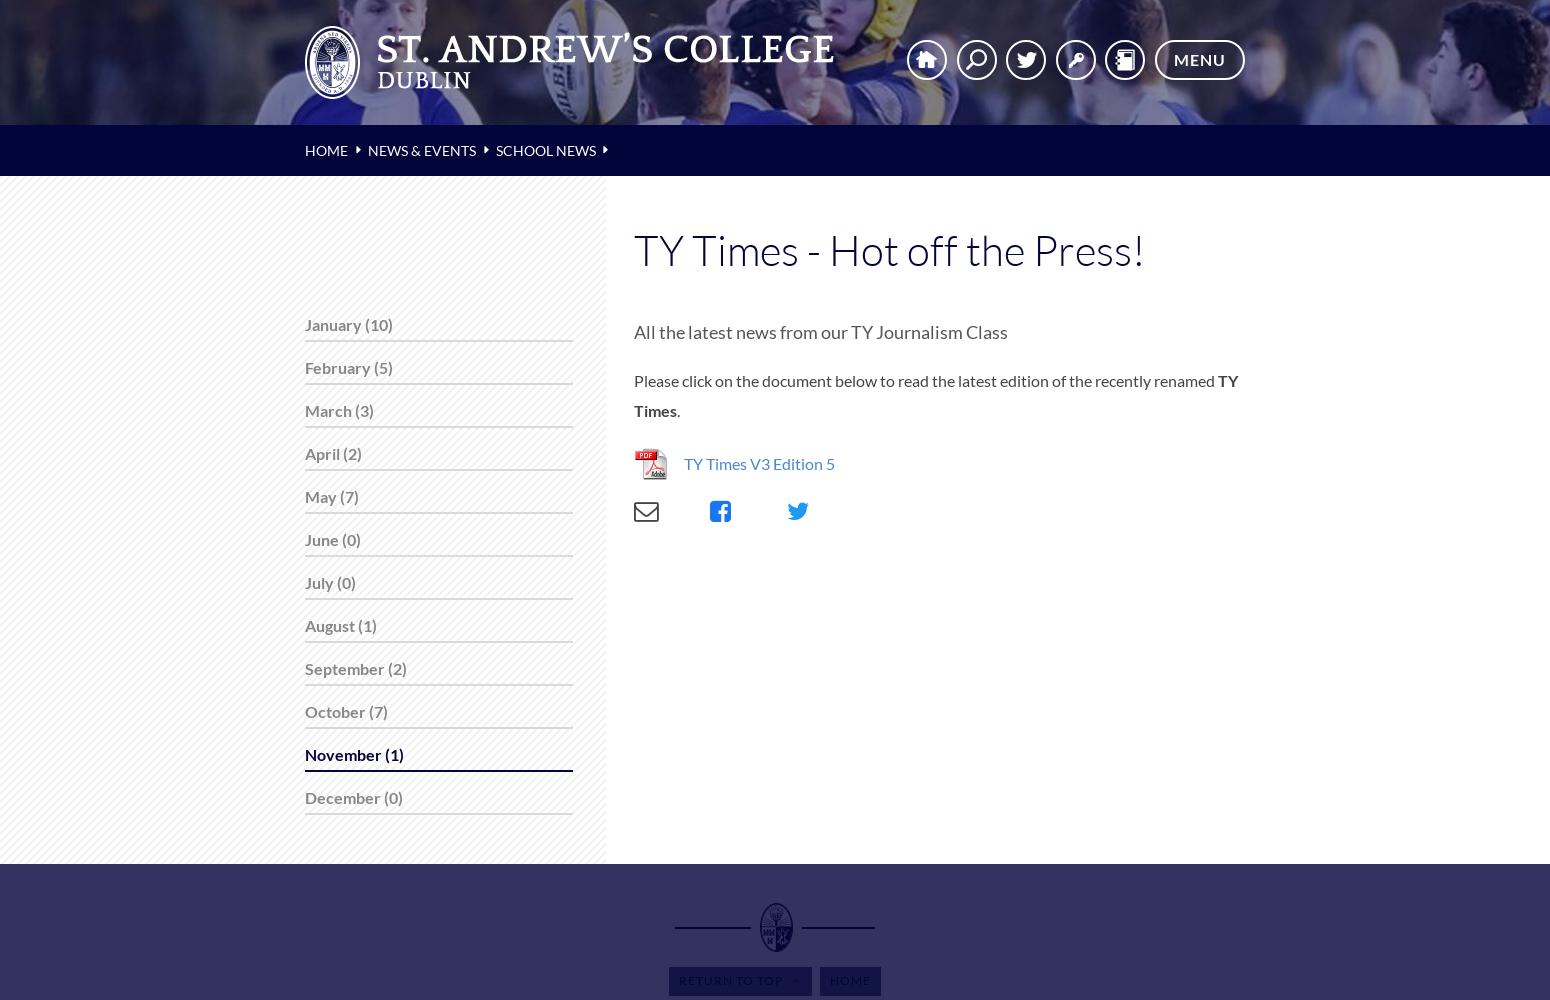 The image size is (1550, 1000). I want to click on 'Welcome', so click(79, 30).